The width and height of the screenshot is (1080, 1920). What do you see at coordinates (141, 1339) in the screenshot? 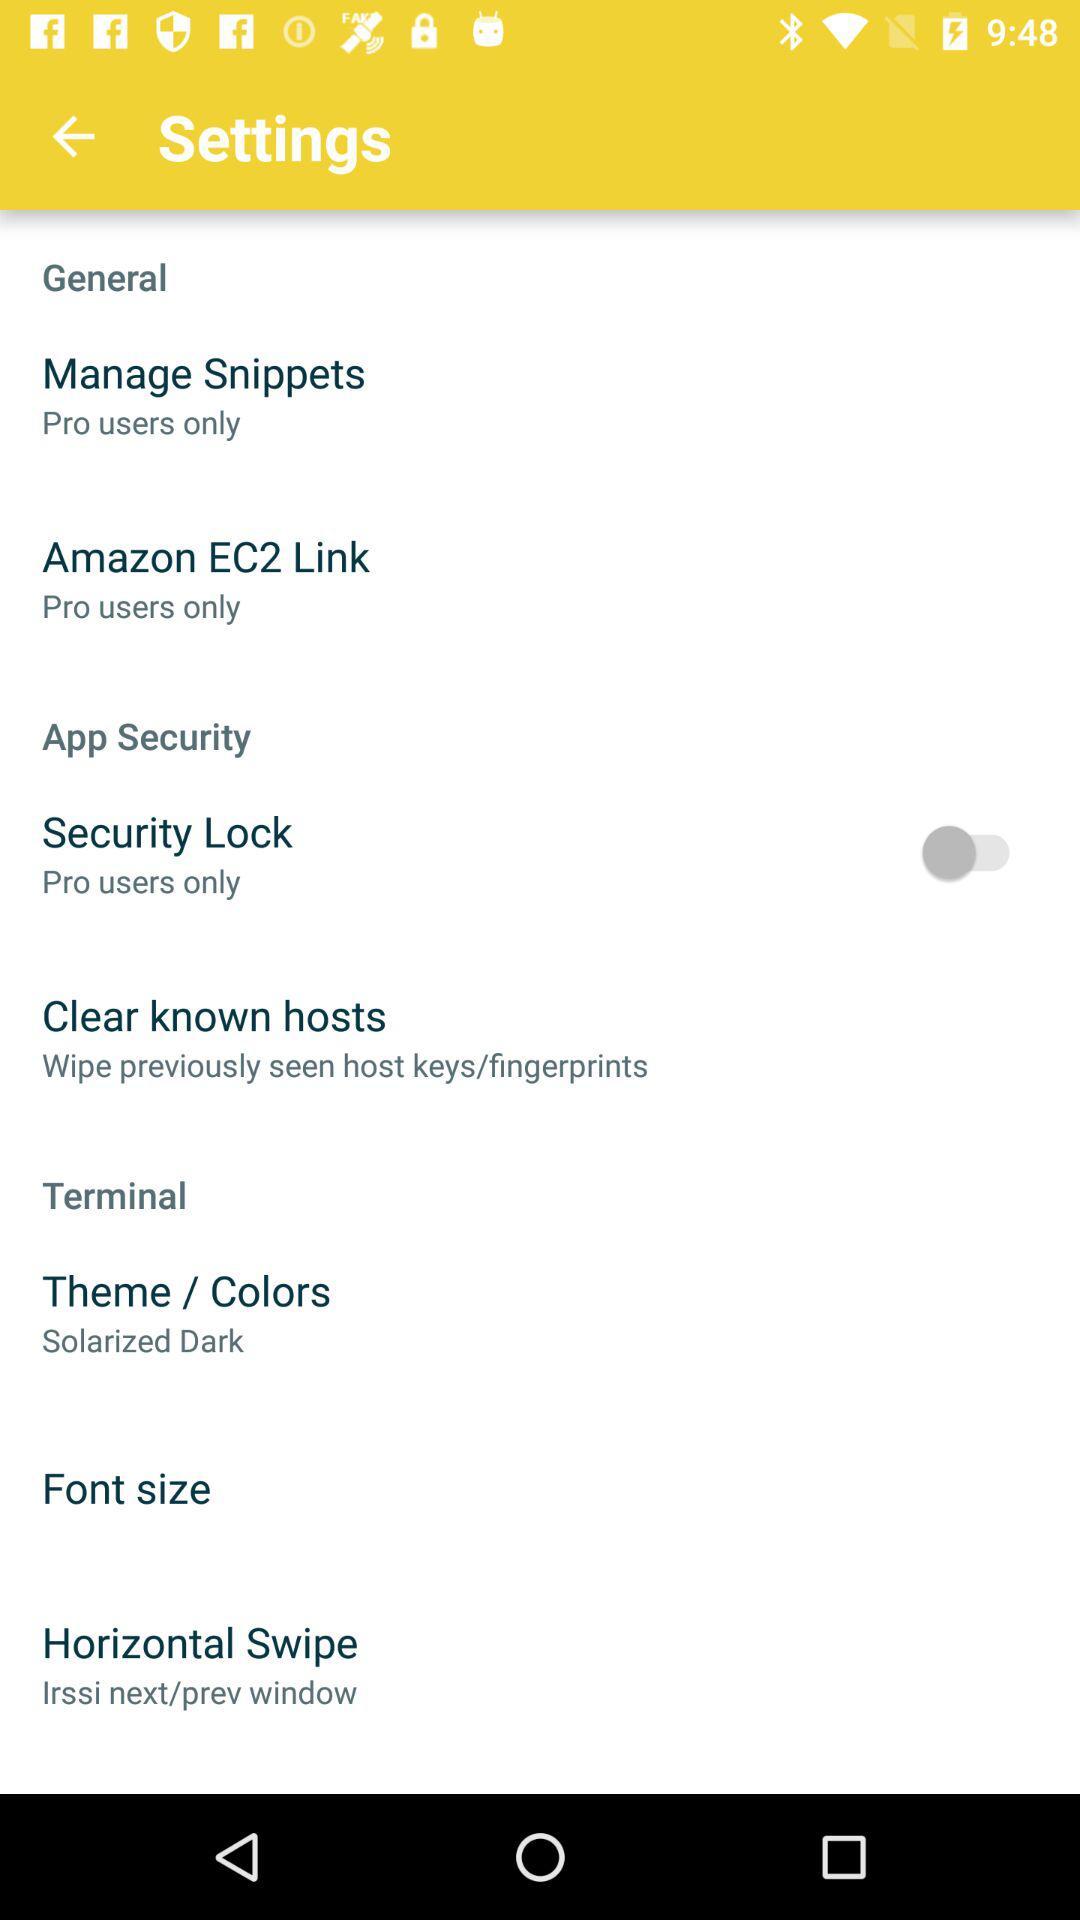
I see `item below theme / colors item` at bounding box center [141, 1339].